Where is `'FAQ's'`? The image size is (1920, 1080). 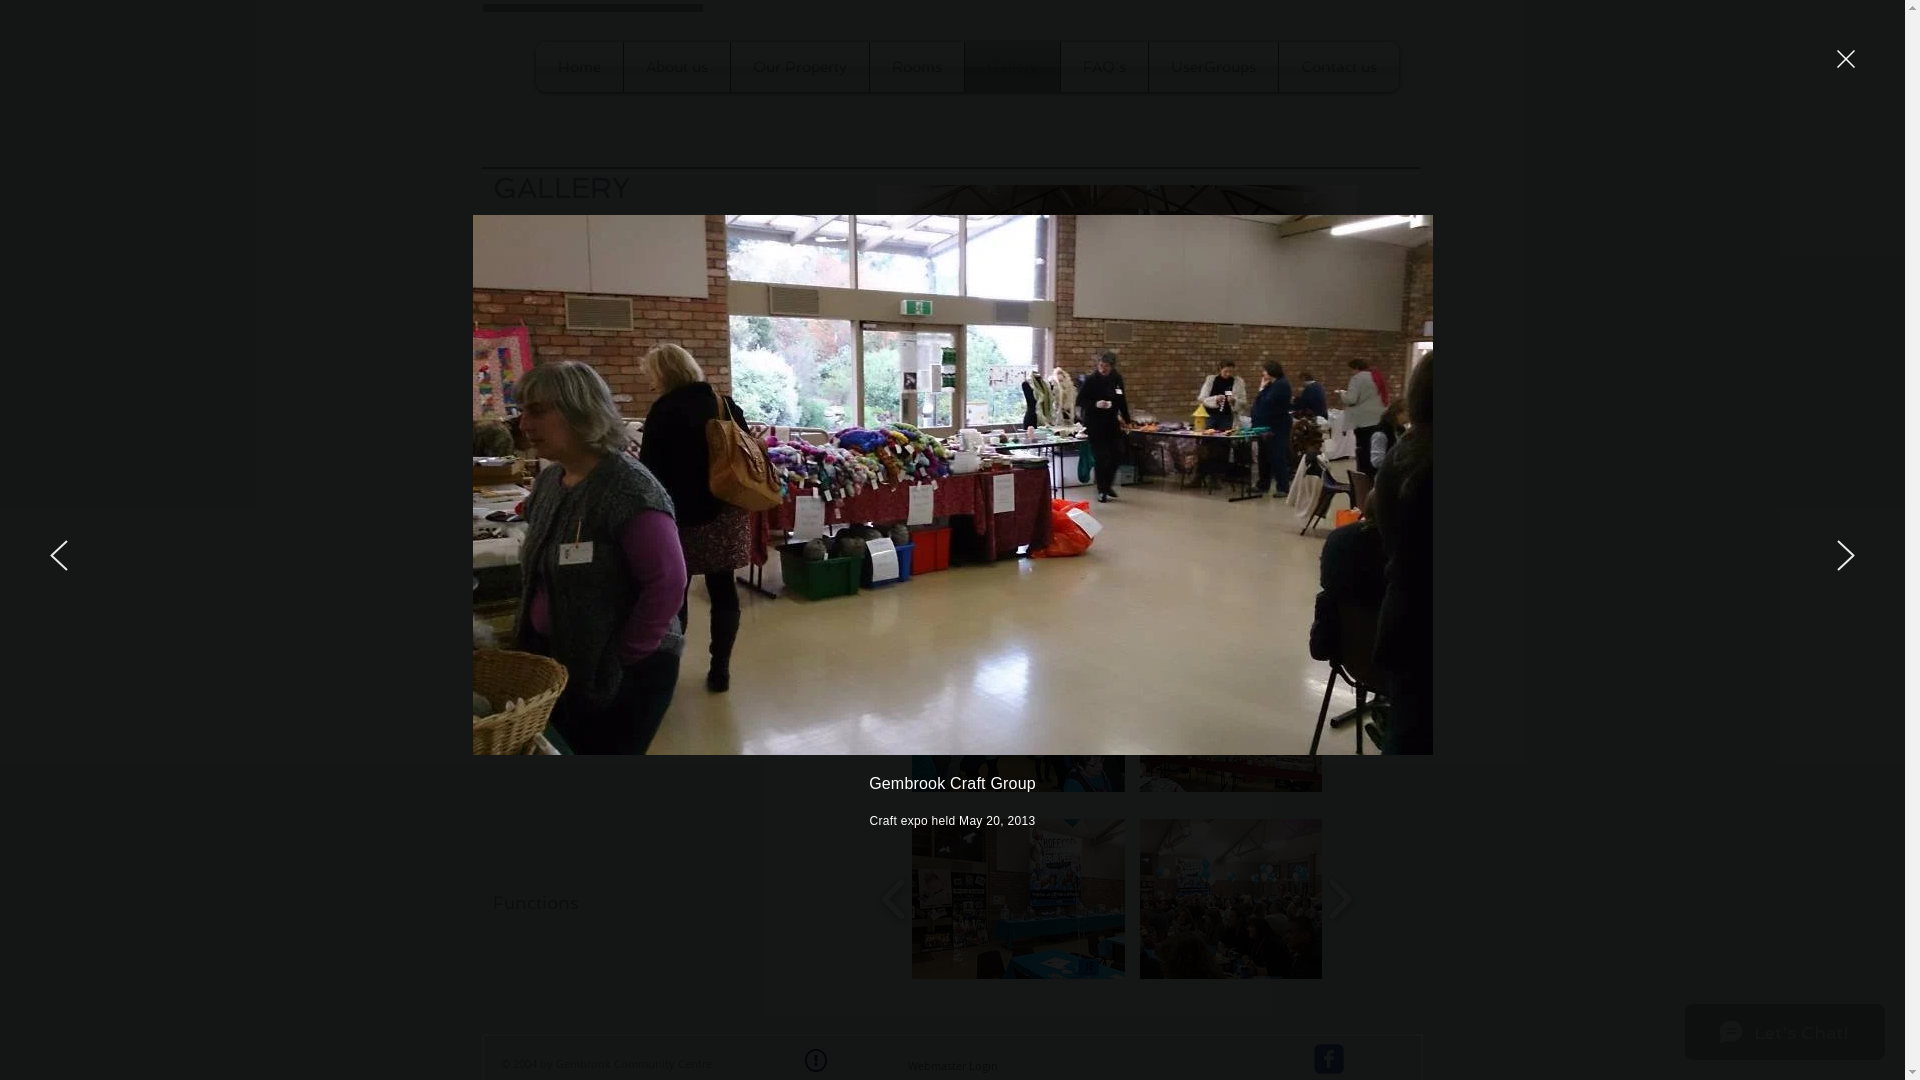 'FAQ's' is located at coordinates (1059, 65).